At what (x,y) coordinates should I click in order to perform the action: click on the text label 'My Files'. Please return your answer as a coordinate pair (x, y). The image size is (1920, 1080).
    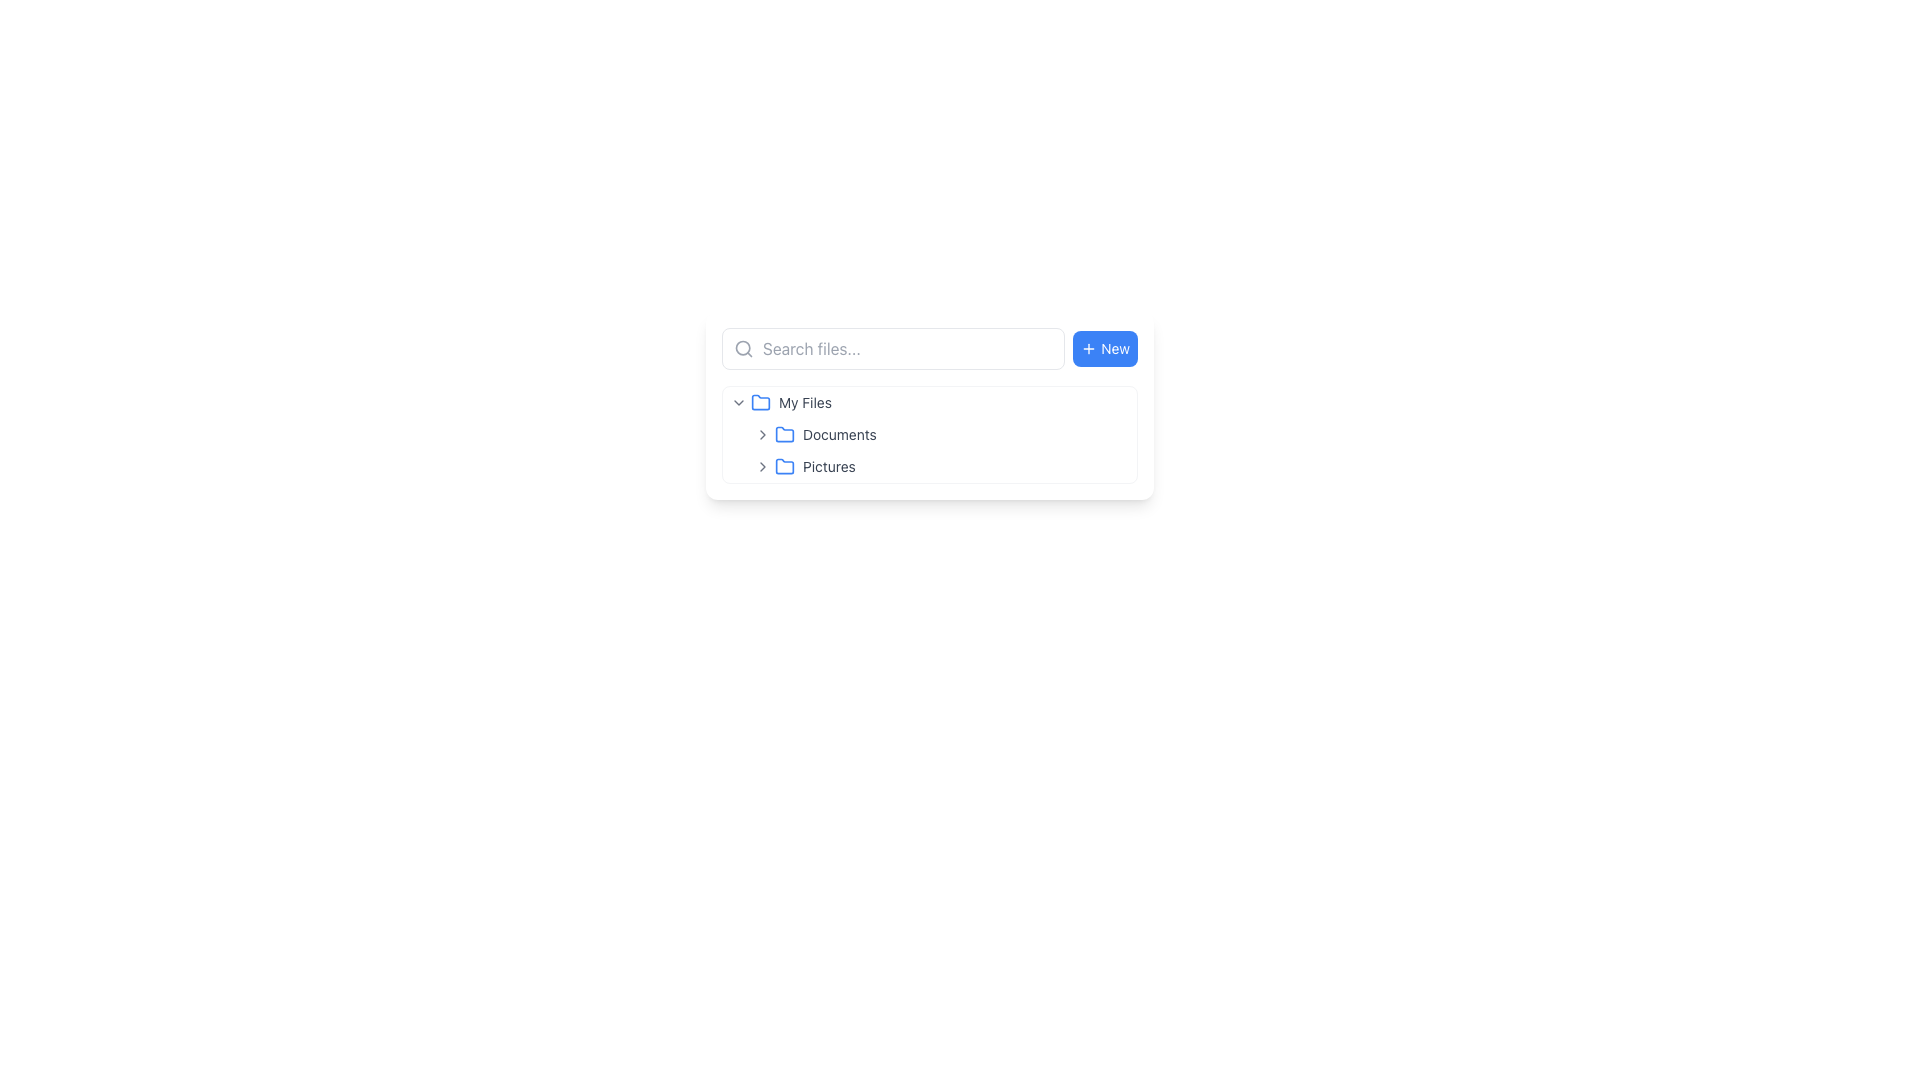
    Looking at the image, I should click on (805, 402).